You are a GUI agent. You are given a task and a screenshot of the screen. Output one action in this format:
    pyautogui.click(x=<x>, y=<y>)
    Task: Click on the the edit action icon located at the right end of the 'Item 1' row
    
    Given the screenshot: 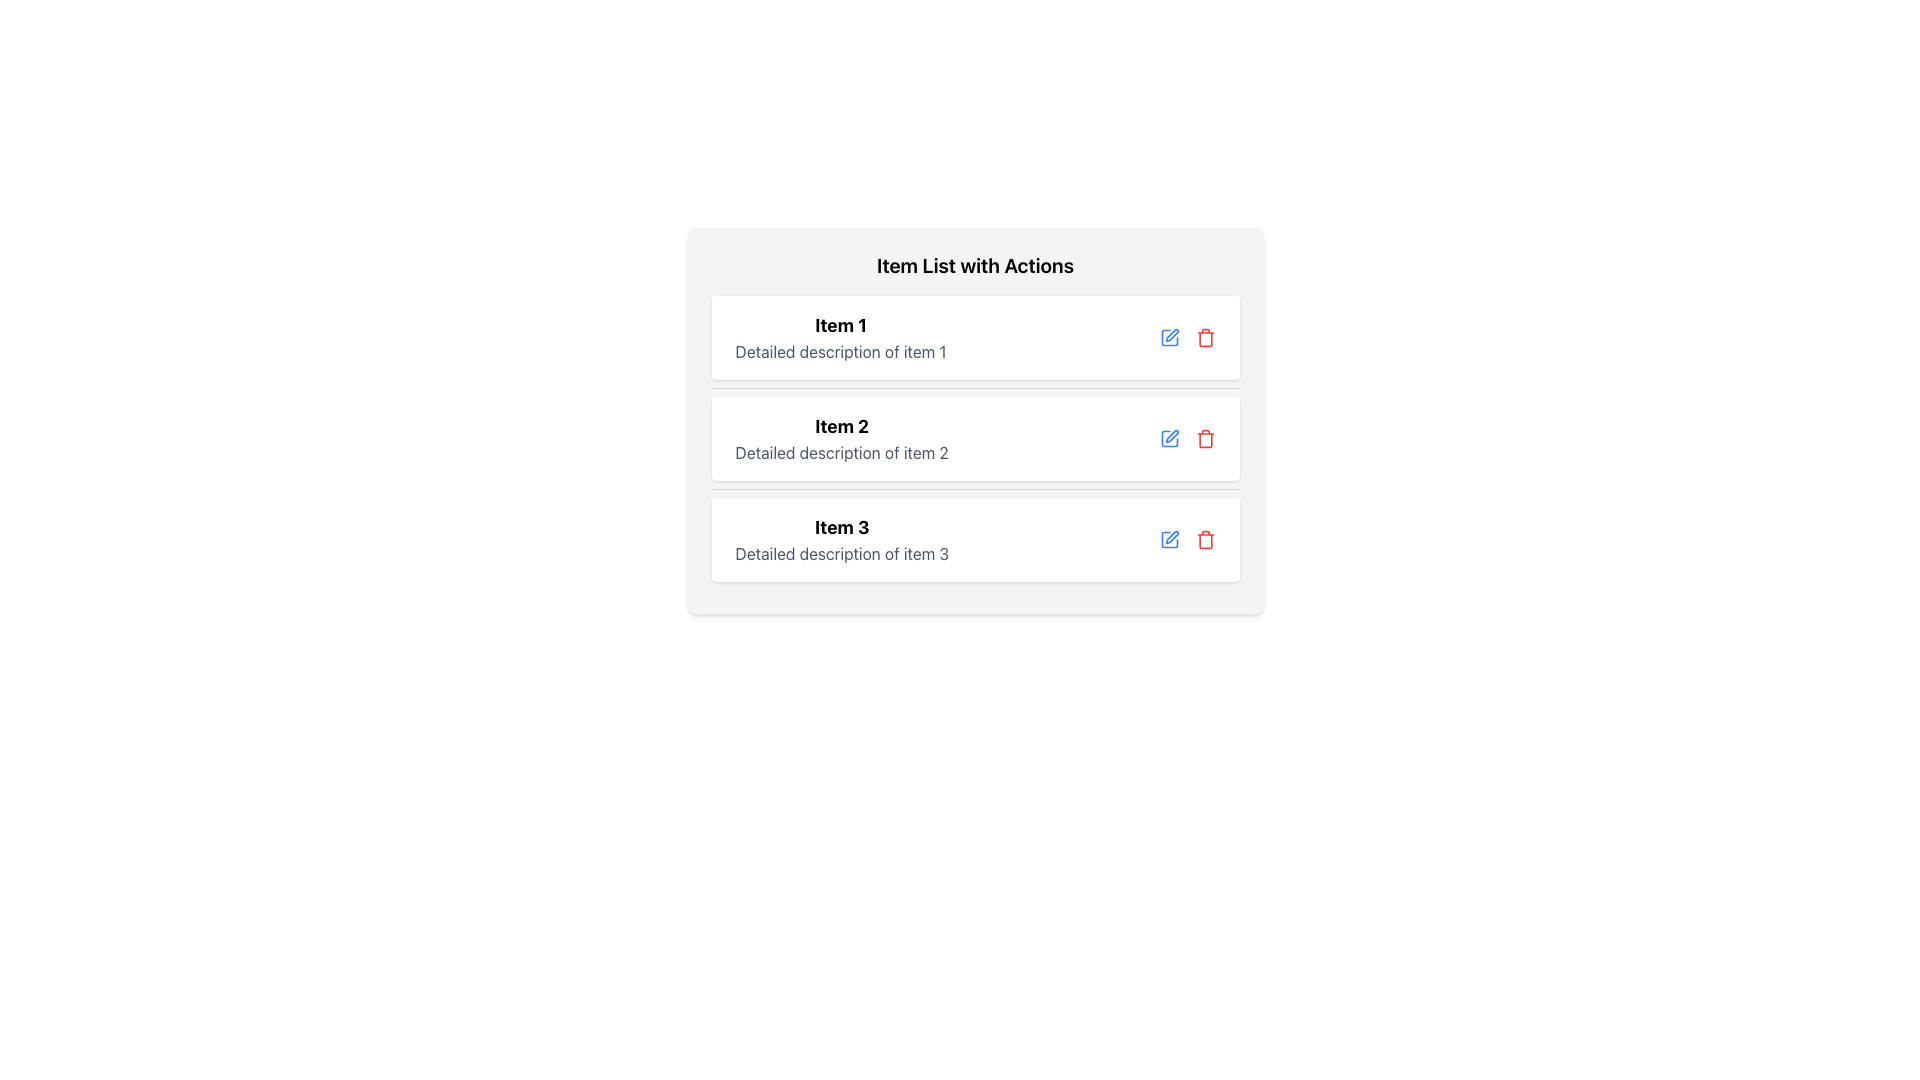 What is the action you would take?
    pyautogui.click(x=1171, y=334)
    